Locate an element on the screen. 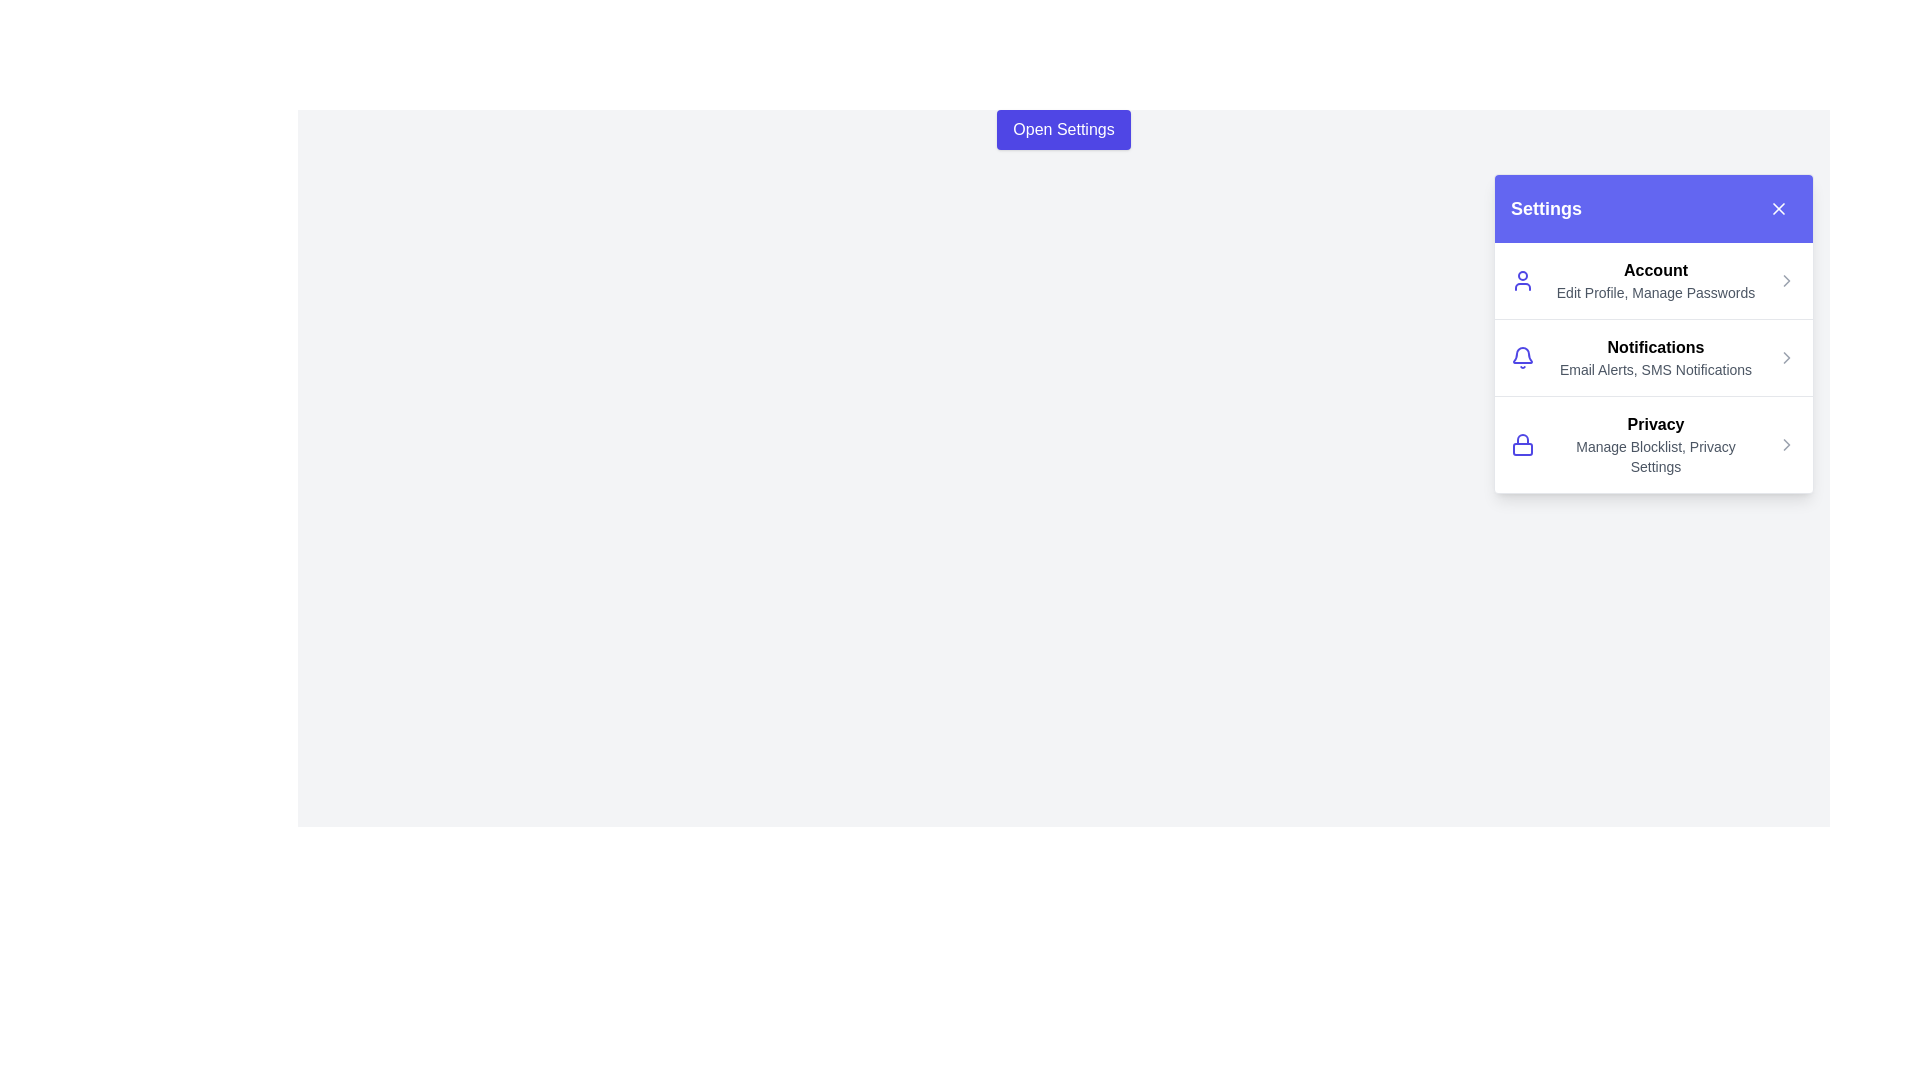  the 'Notifications' textual label located in the settings menu, which is the second item in the vertical list between 'Account' and 'Privacy' is located at coordinates (1656, 357).